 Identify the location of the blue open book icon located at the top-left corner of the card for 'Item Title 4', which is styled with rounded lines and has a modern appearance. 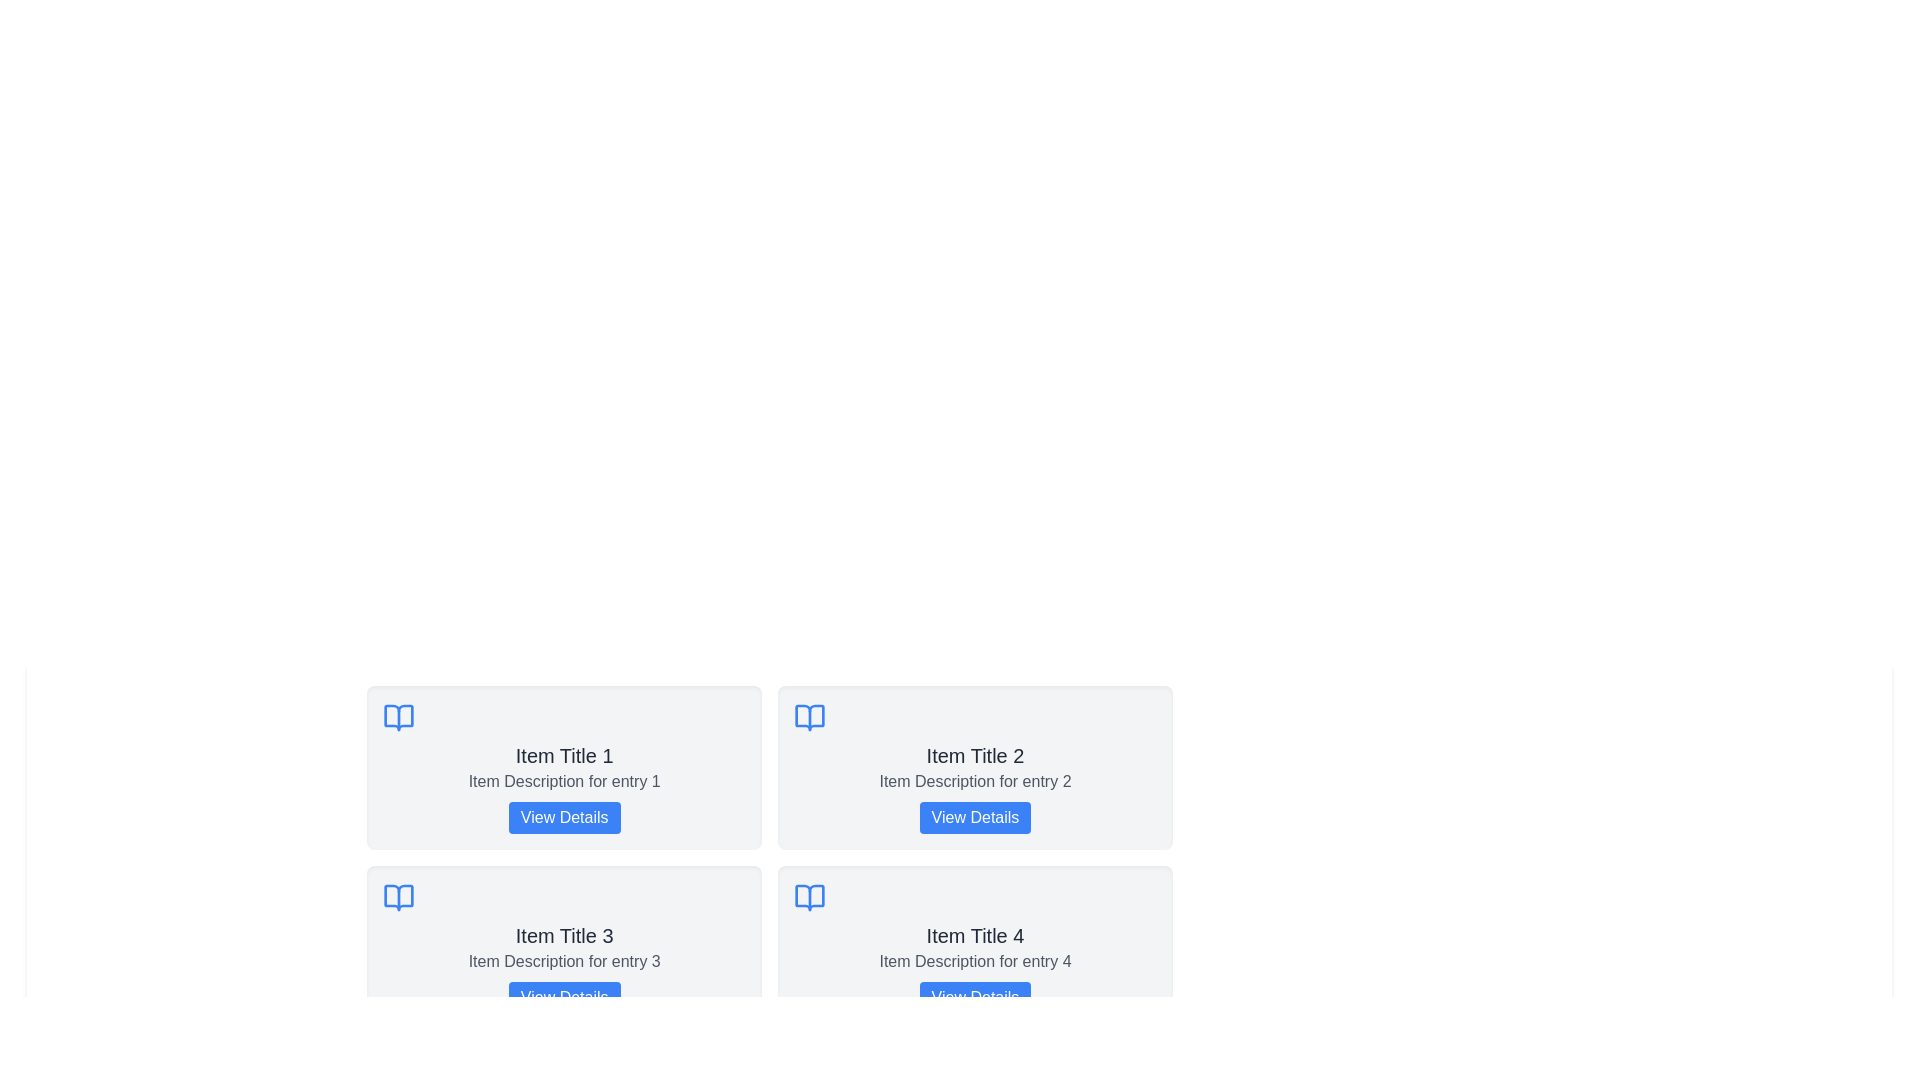
(810, 897).